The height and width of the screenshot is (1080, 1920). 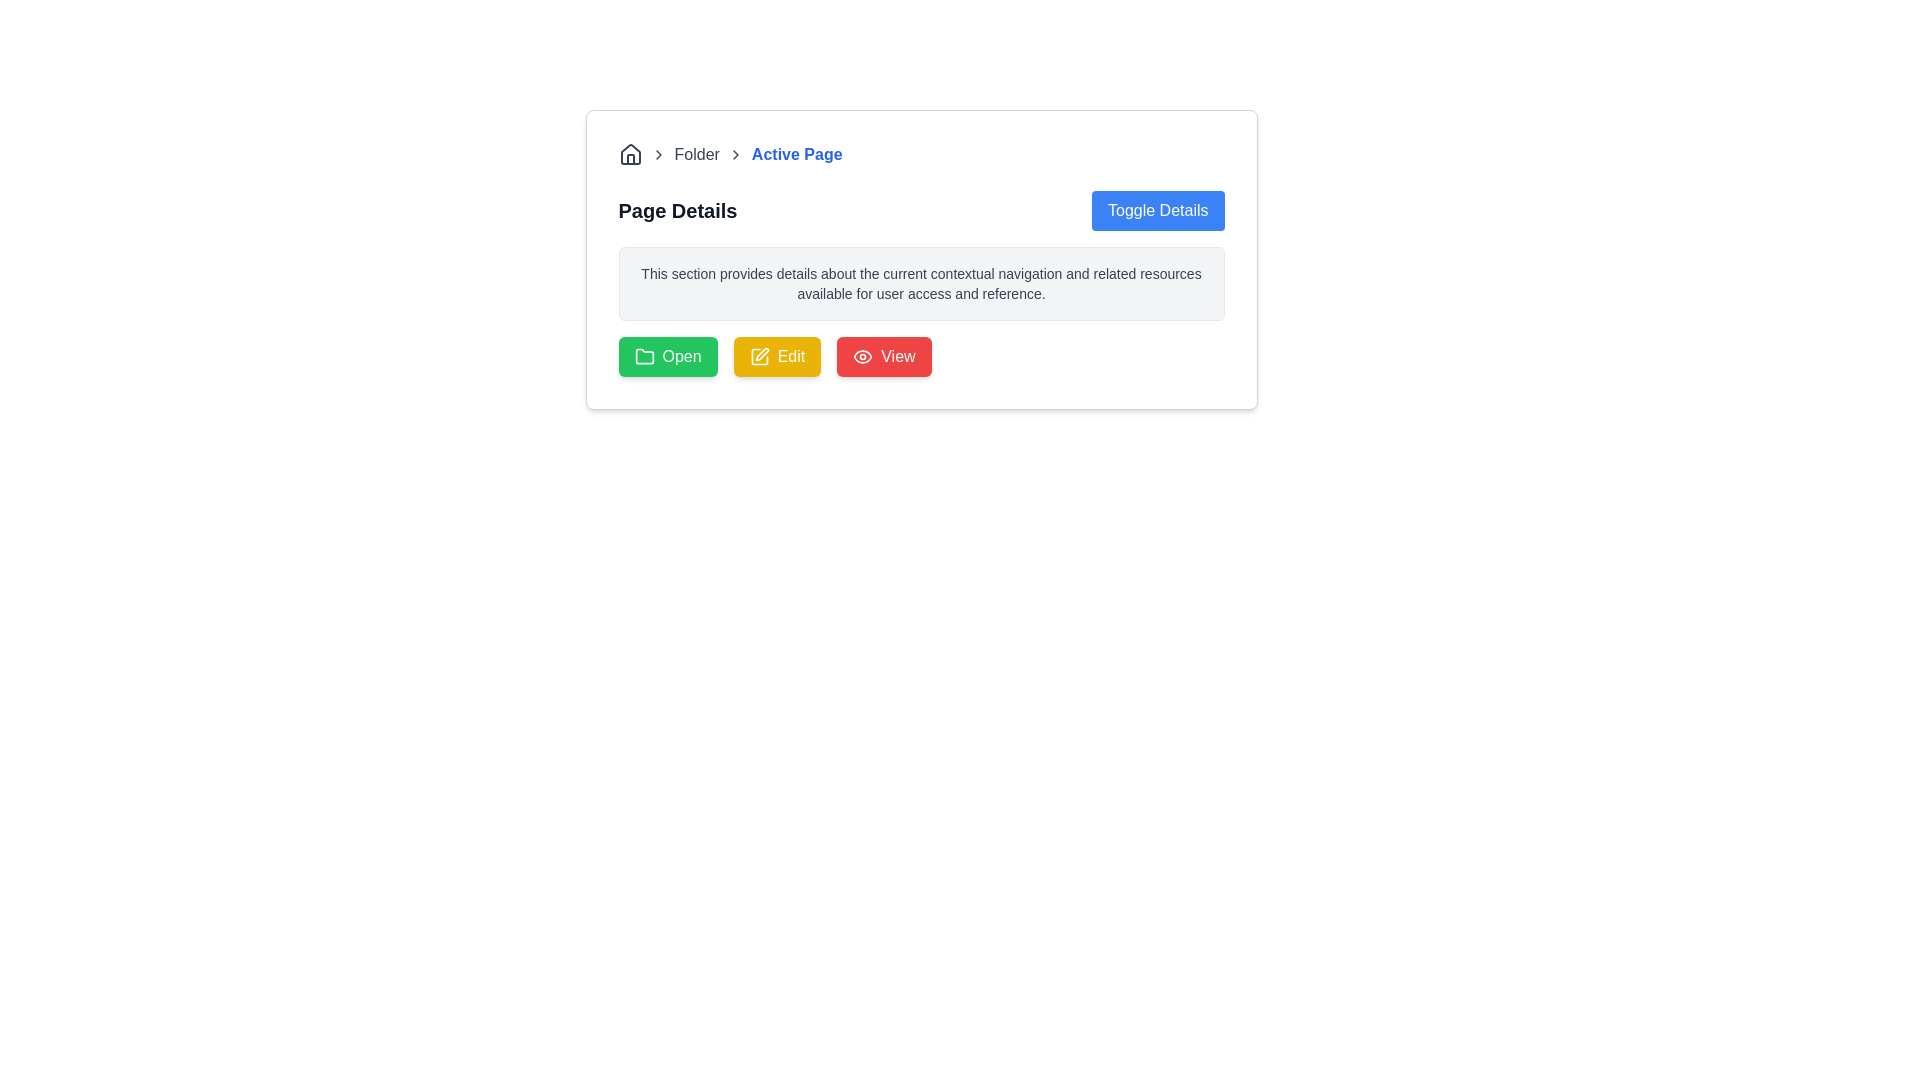 I want to click on the 'Open' button with a green background and a folder icon, located below the 'Page Details' section, so click(x=668, y=356).